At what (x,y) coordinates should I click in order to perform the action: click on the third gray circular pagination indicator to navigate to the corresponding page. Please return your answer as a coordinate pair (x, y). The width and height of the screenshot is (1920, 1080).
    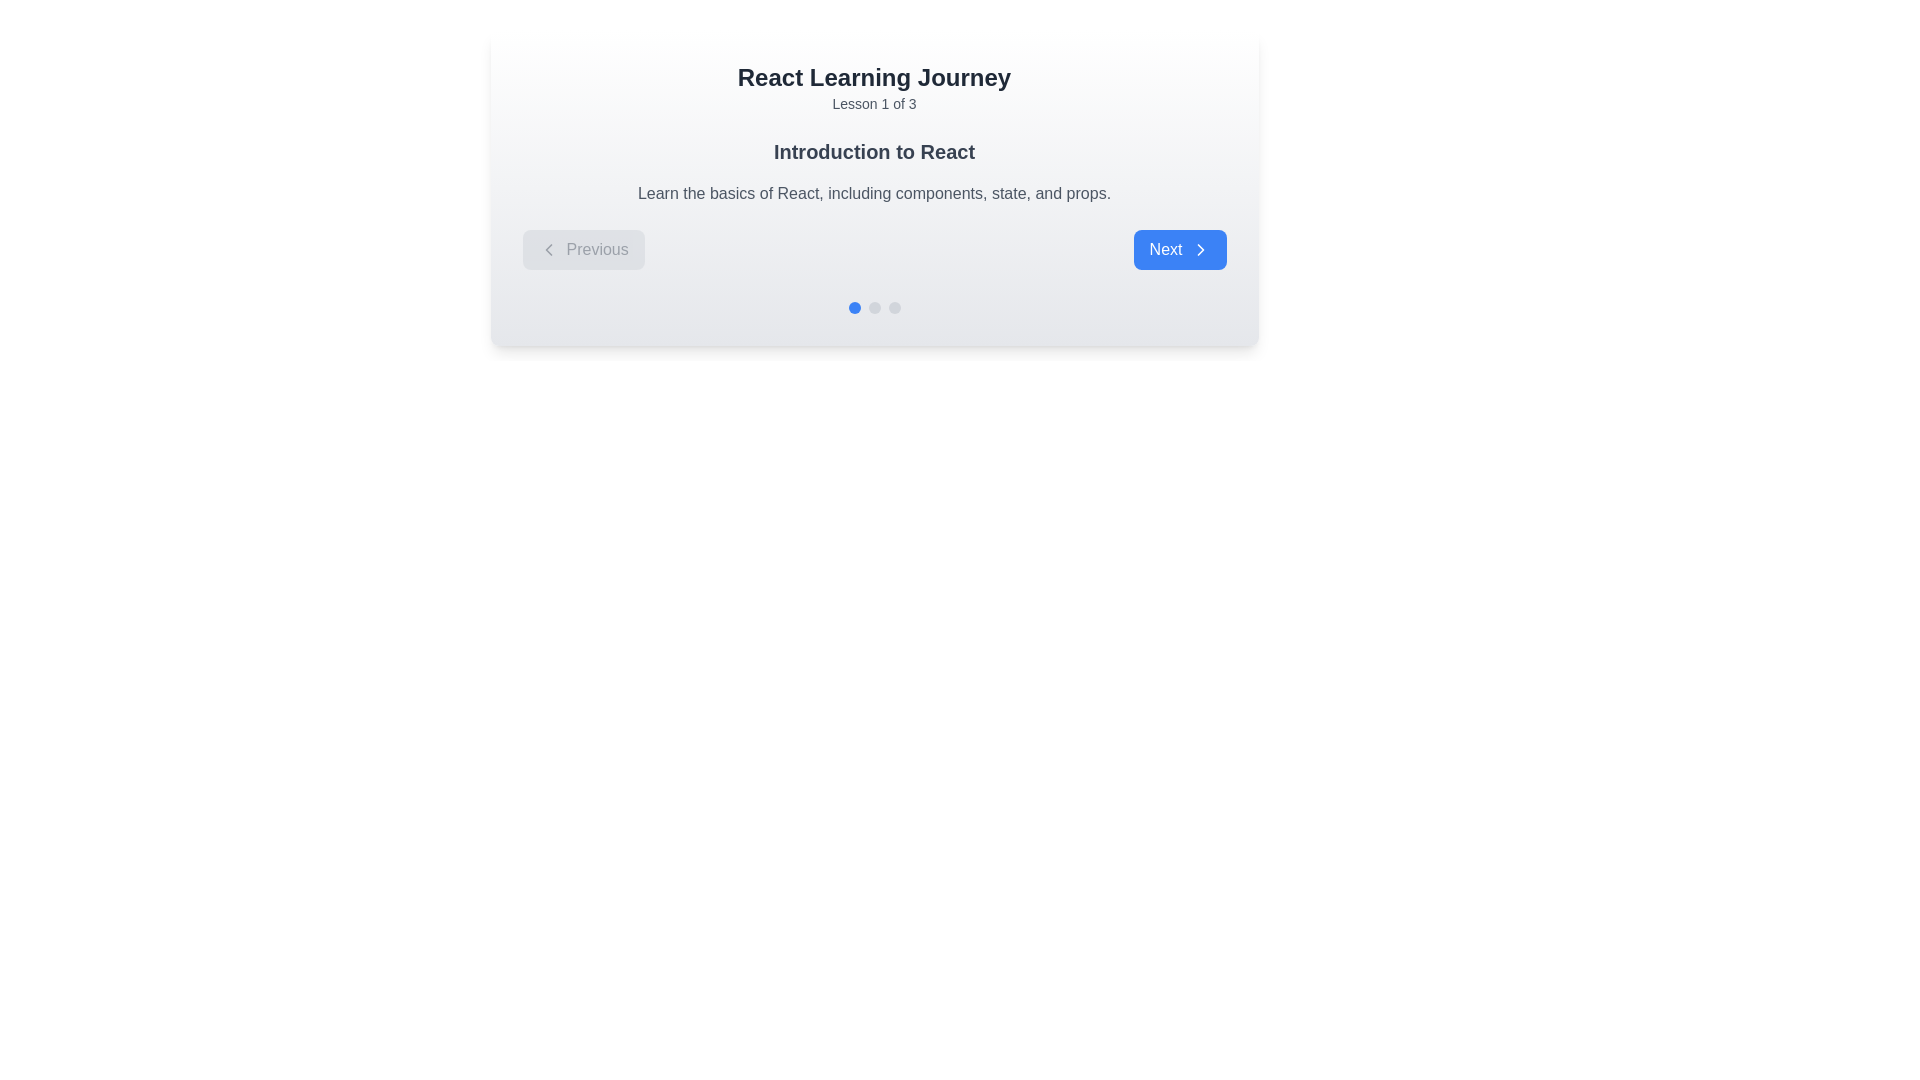
    Looking at the image, I should click on (893, 308).